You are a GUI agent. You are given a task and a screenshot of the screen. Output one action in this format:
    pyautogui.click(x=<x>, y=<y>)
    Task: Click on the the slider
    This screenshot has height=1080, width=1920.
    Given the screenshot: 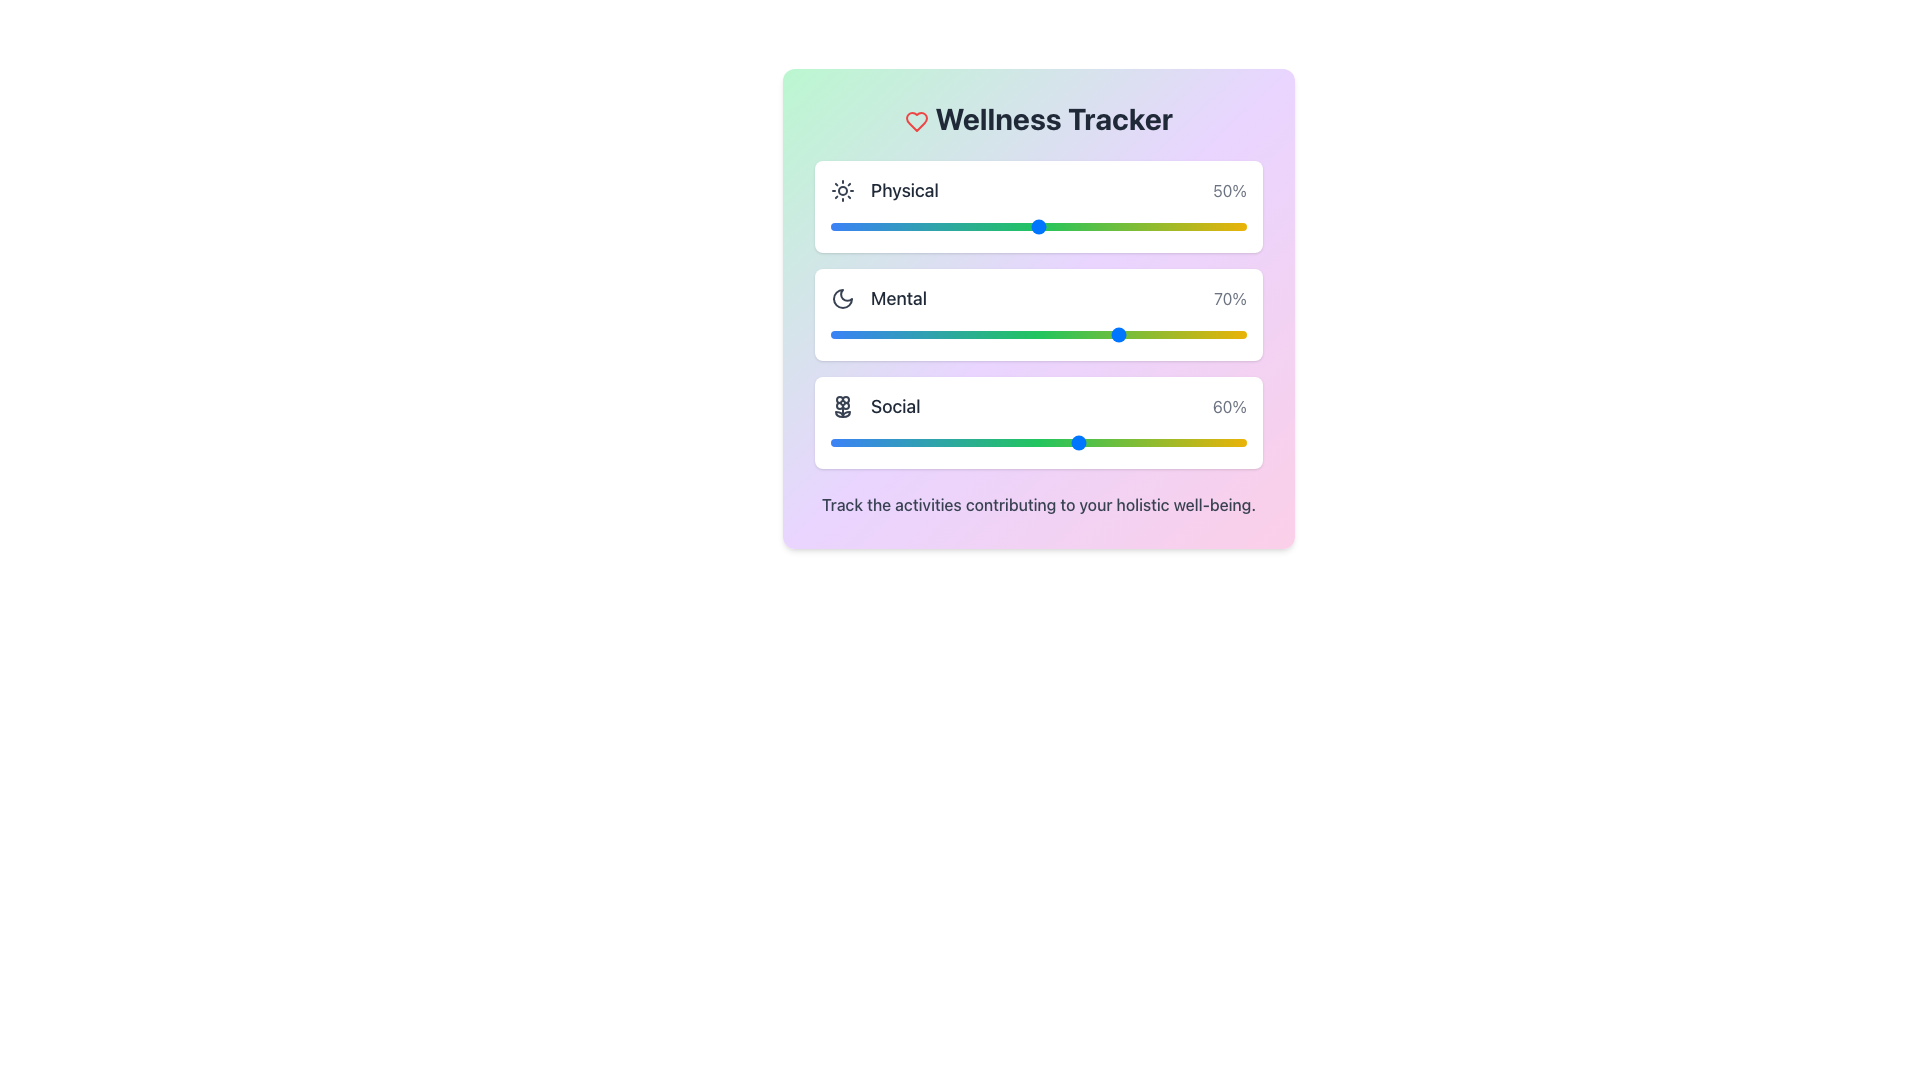 What is the action you would take?
    pyautogui.click(x=1188, y=334)
    